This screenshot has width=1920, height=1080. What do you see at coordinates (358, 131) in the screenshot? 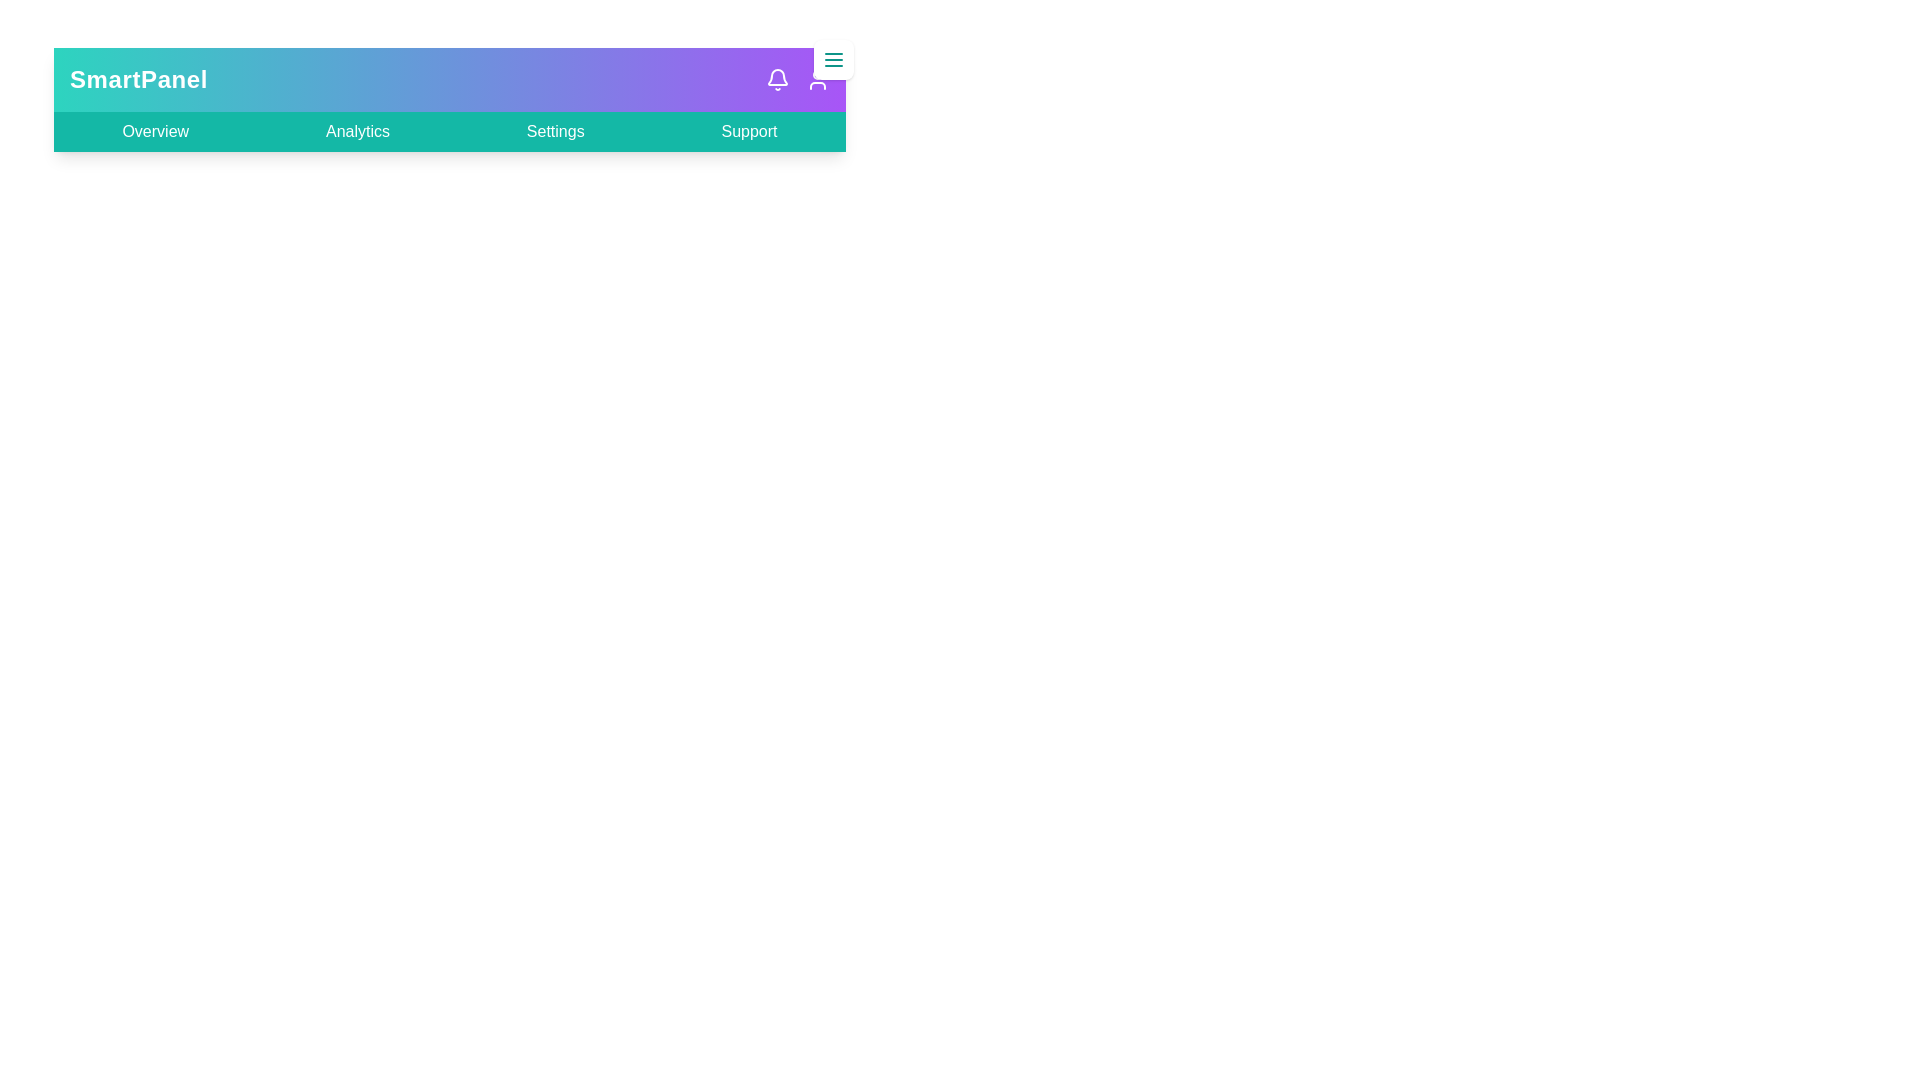
I see `the Analytics link to navigate to the respective section` at bounding box center [358, 131].